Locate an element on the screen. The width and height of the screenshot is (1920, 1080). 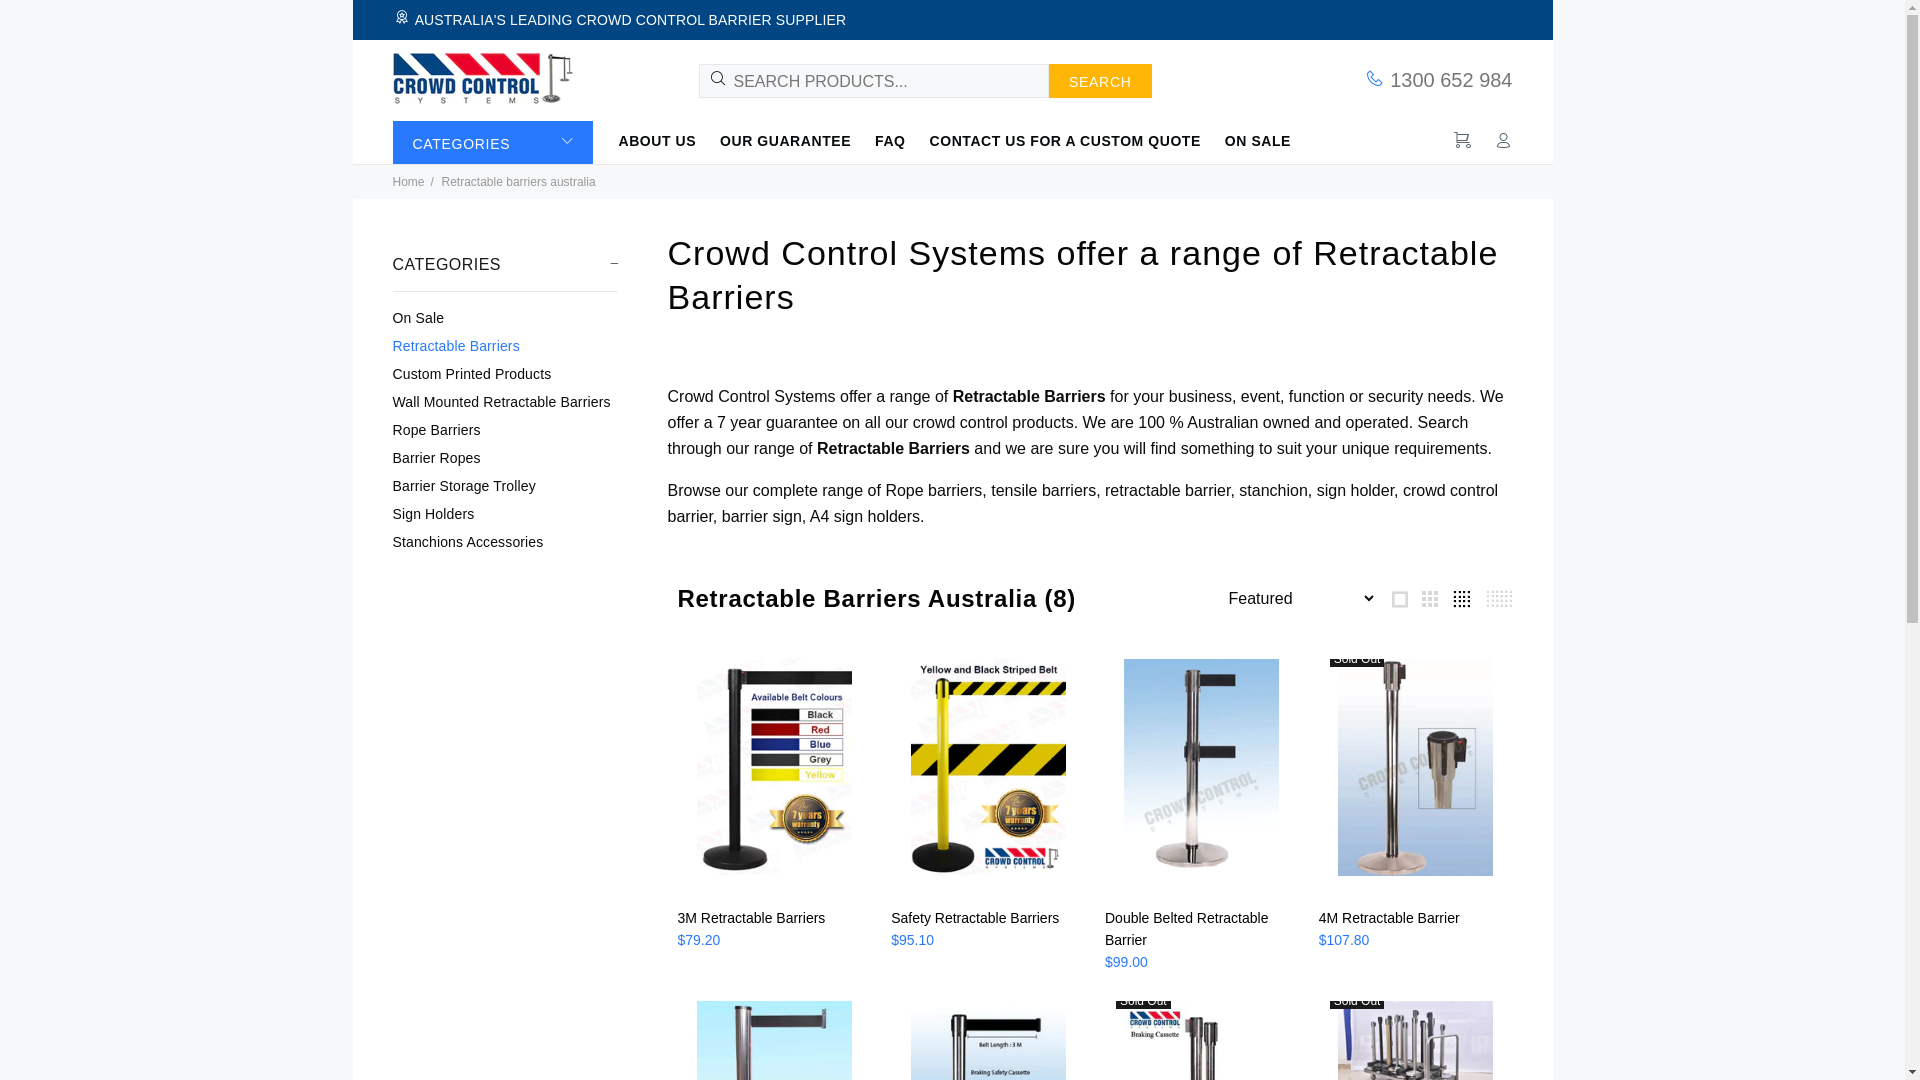
'Sold Out' is located at coordinates (1415, 774).